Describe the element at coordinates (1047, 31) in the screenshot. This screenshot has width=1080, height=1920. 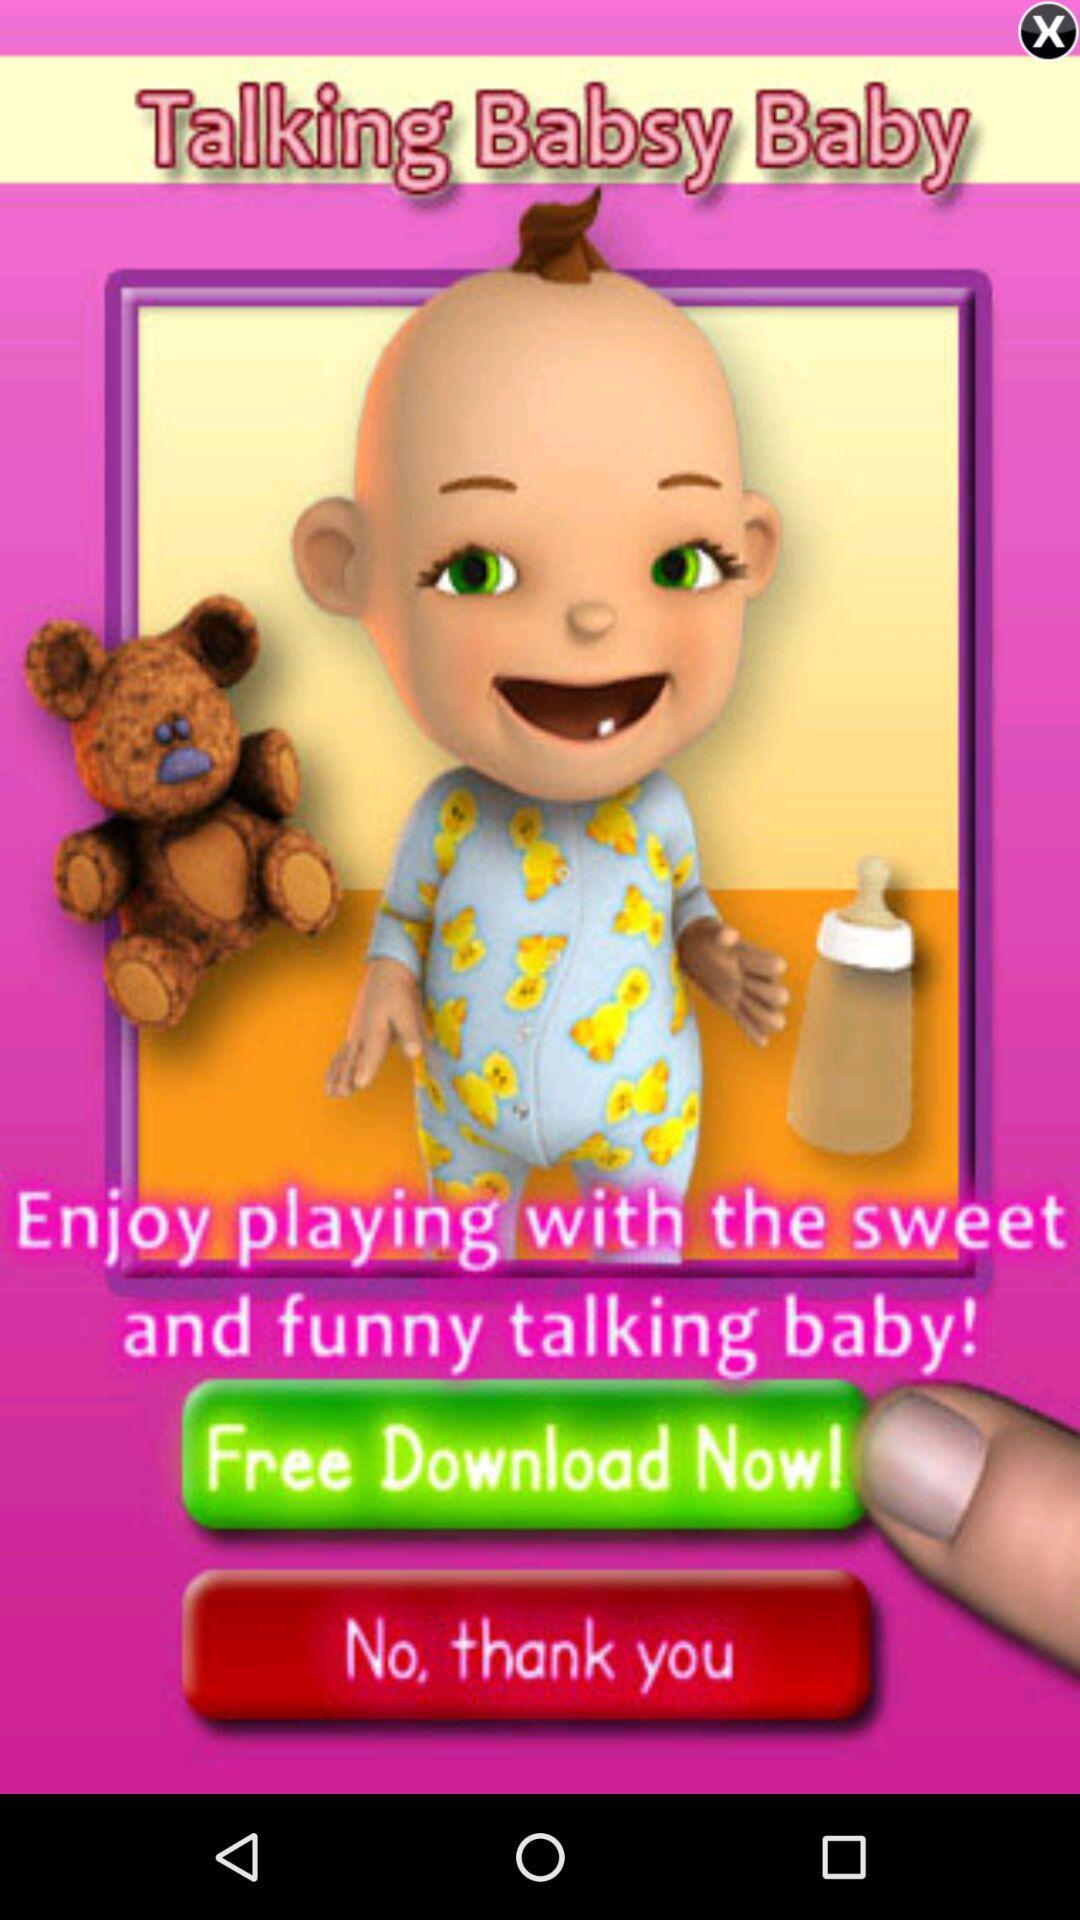
I see `advertisement` at that location.